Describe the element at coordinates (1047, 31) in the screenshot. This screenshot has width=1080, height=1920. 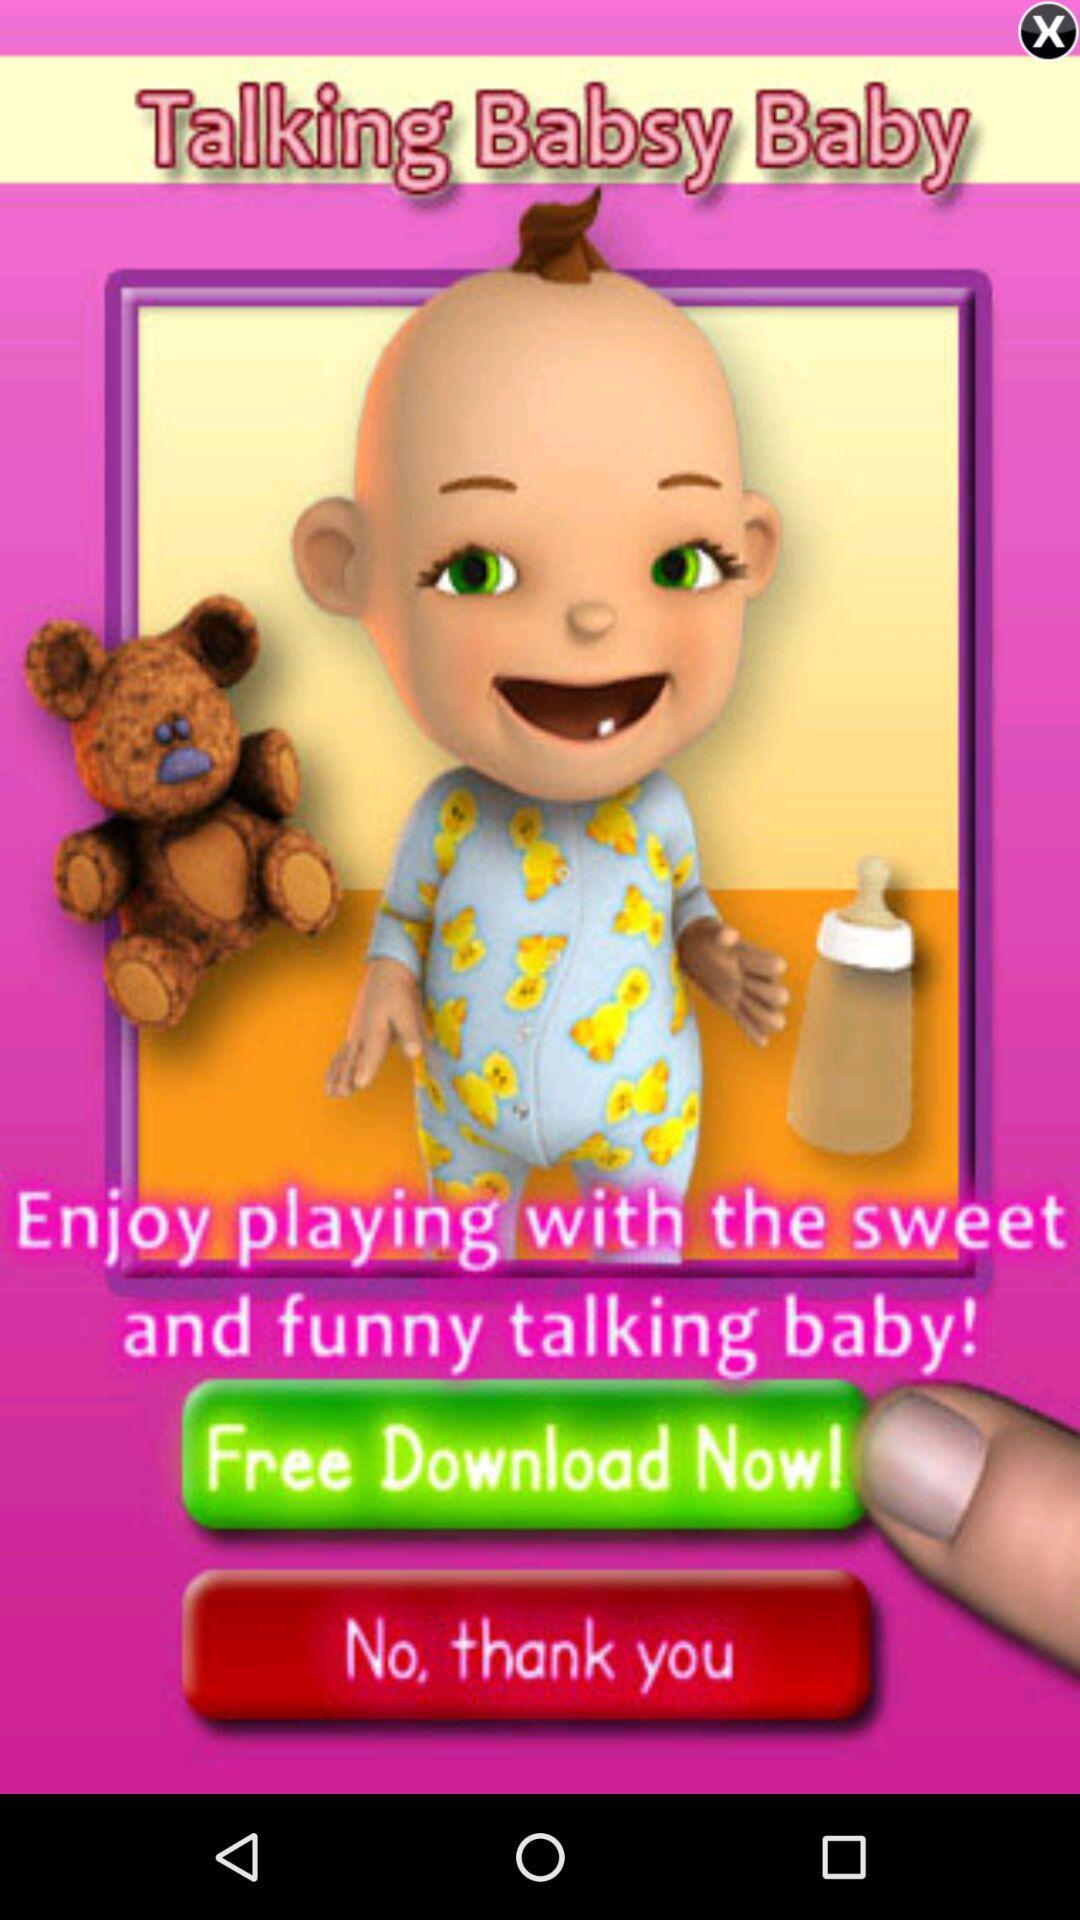
I see `advertisement` at that location.